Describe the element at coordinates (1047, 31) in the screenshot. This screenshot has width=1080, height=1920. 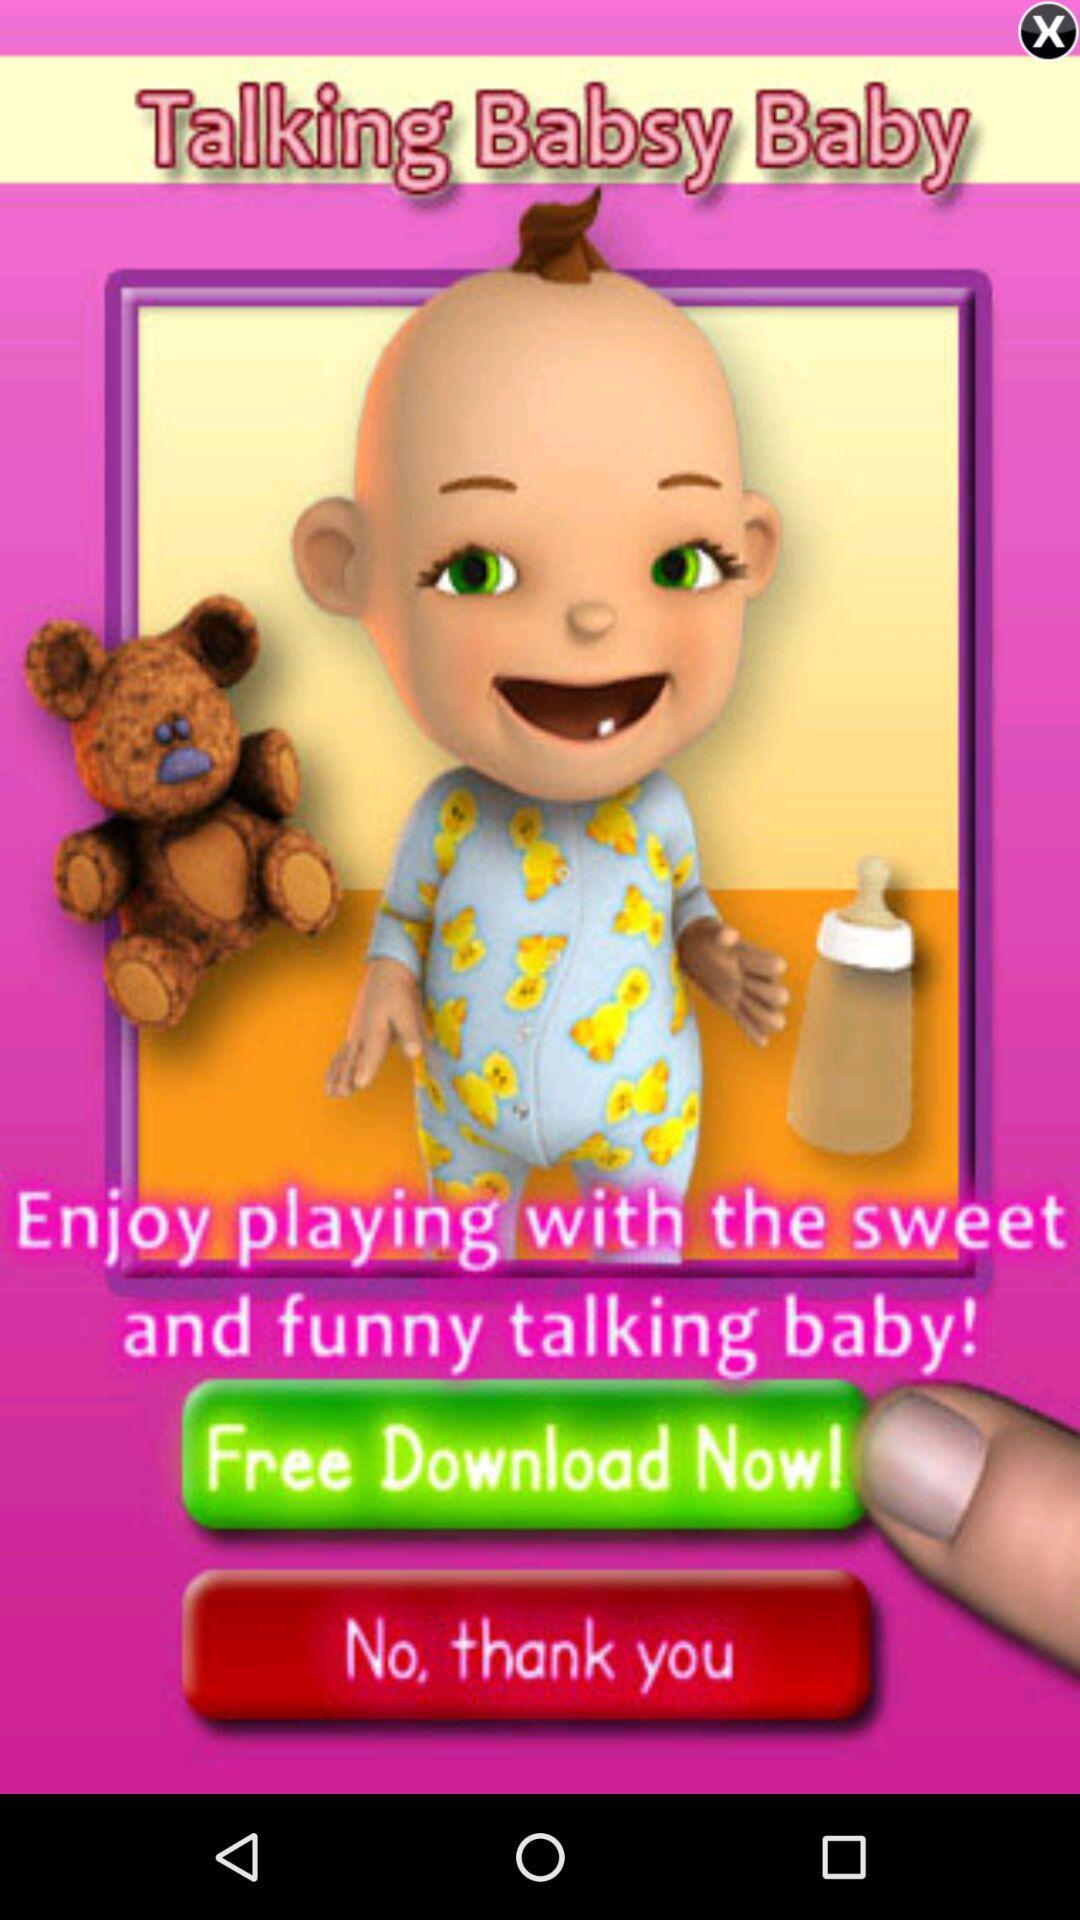
I see `advertisement` at that location.